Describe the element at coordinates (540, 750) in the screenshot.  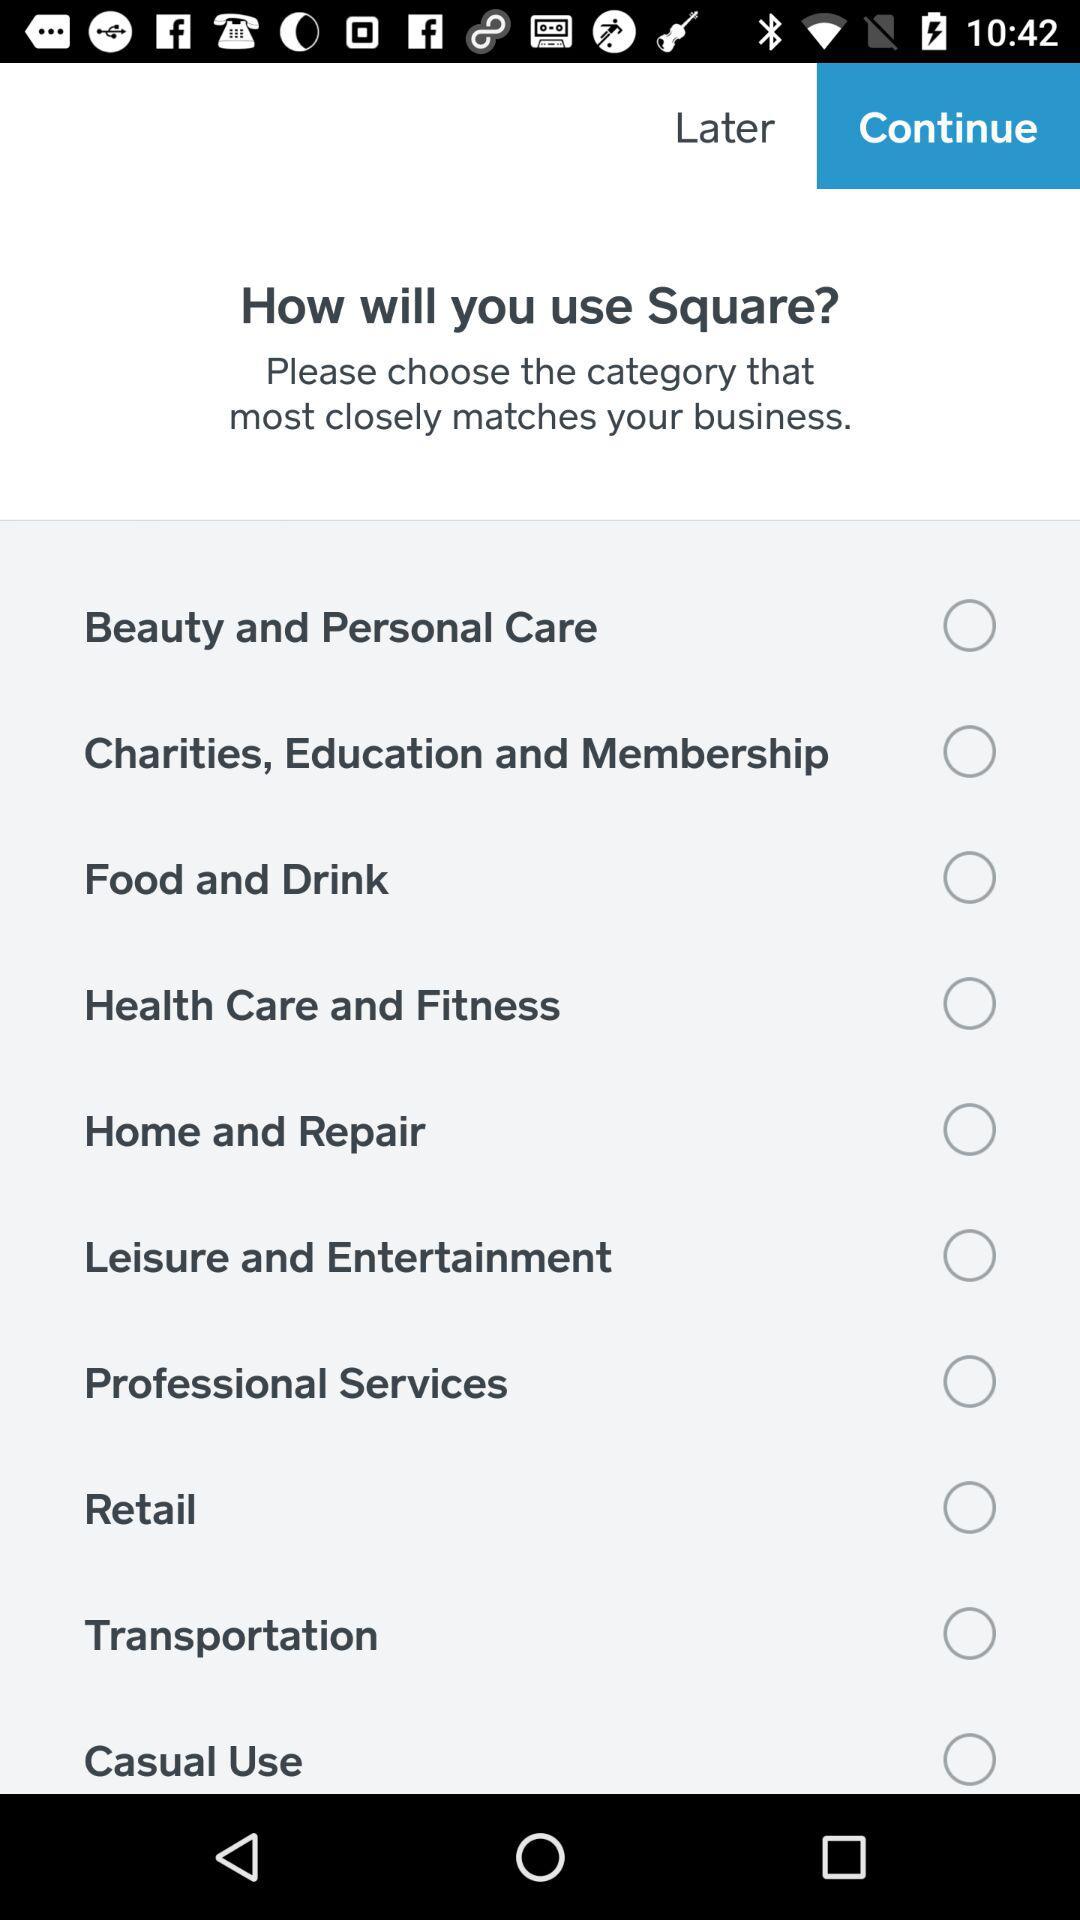
I see `the item below beauty and personal item` at that location.